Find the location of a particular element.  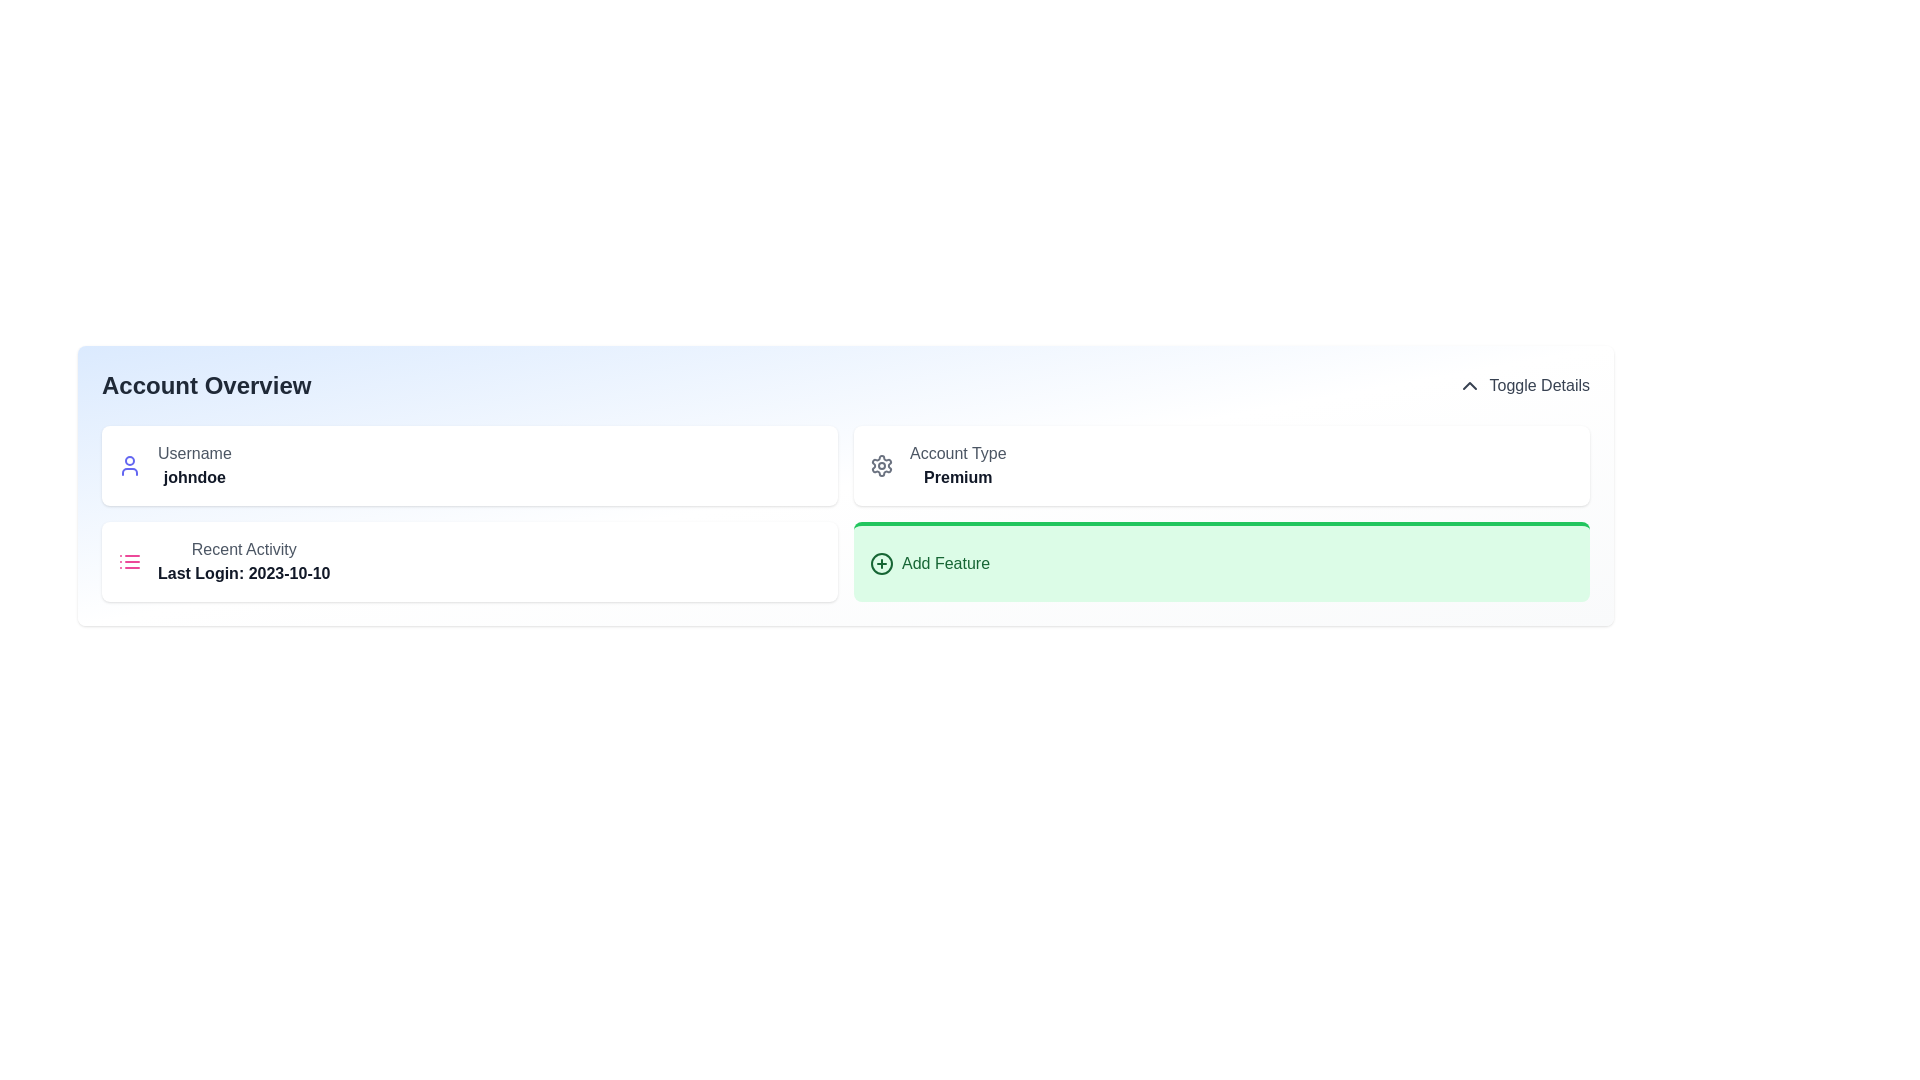

the static text label displaying 'johndoe', which is in dark gray, bold font and located below the 'Username' label in the user-profile section is located at coordinates (194, 478).